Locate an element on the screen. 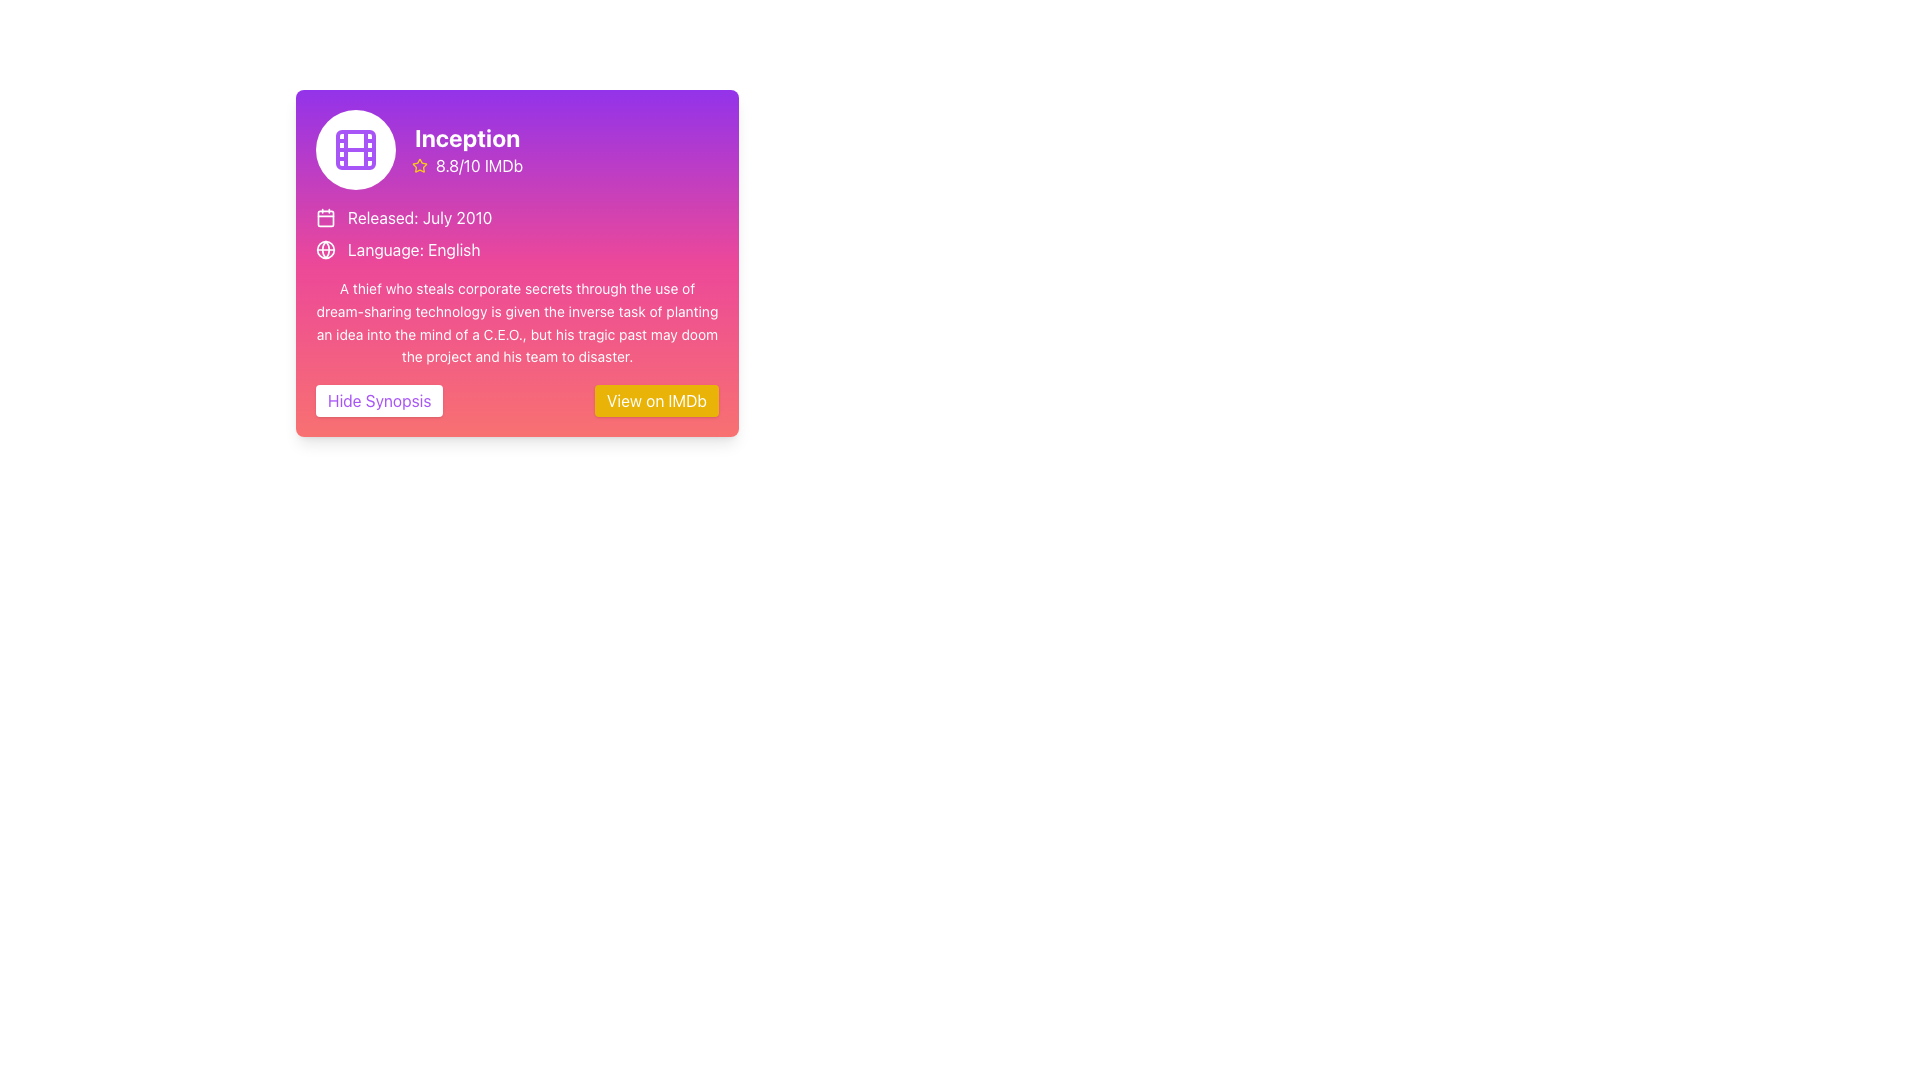 This screenshot has width=1920, height=1080. text of the label displaying the language, which shows 'Language: English' located to the right of a globe icon in a horizontal layout is located at coordinates (413, 249).